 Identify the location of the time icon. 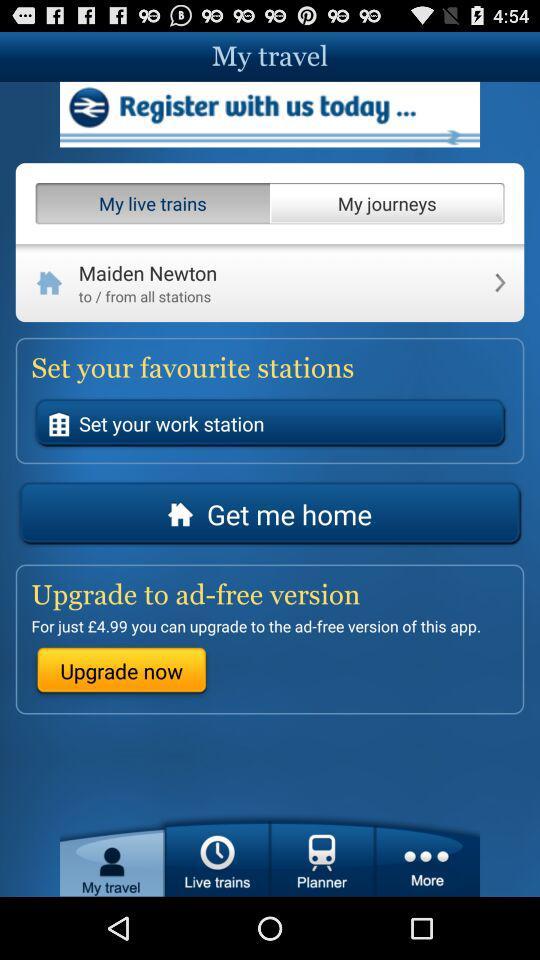
(216, 914).